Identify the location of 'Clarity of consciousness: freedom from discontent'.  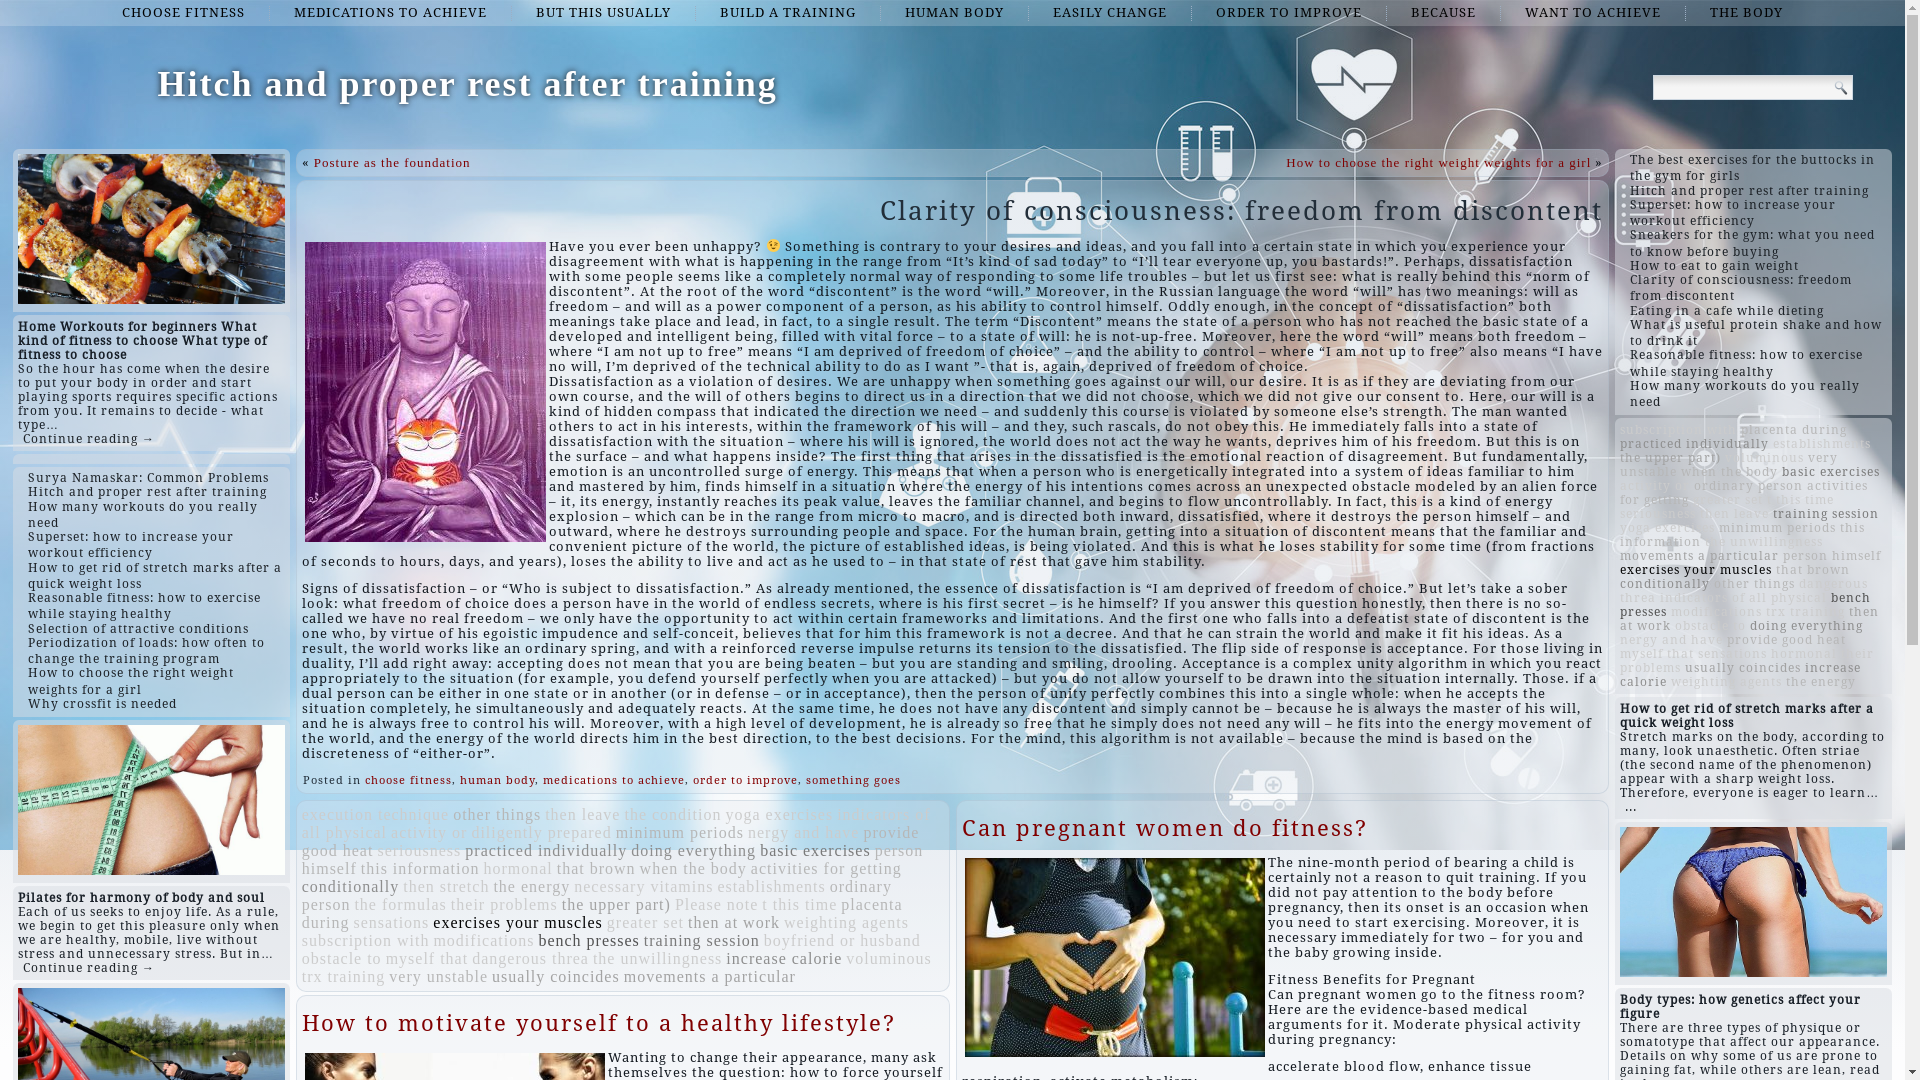
(1740, 288).